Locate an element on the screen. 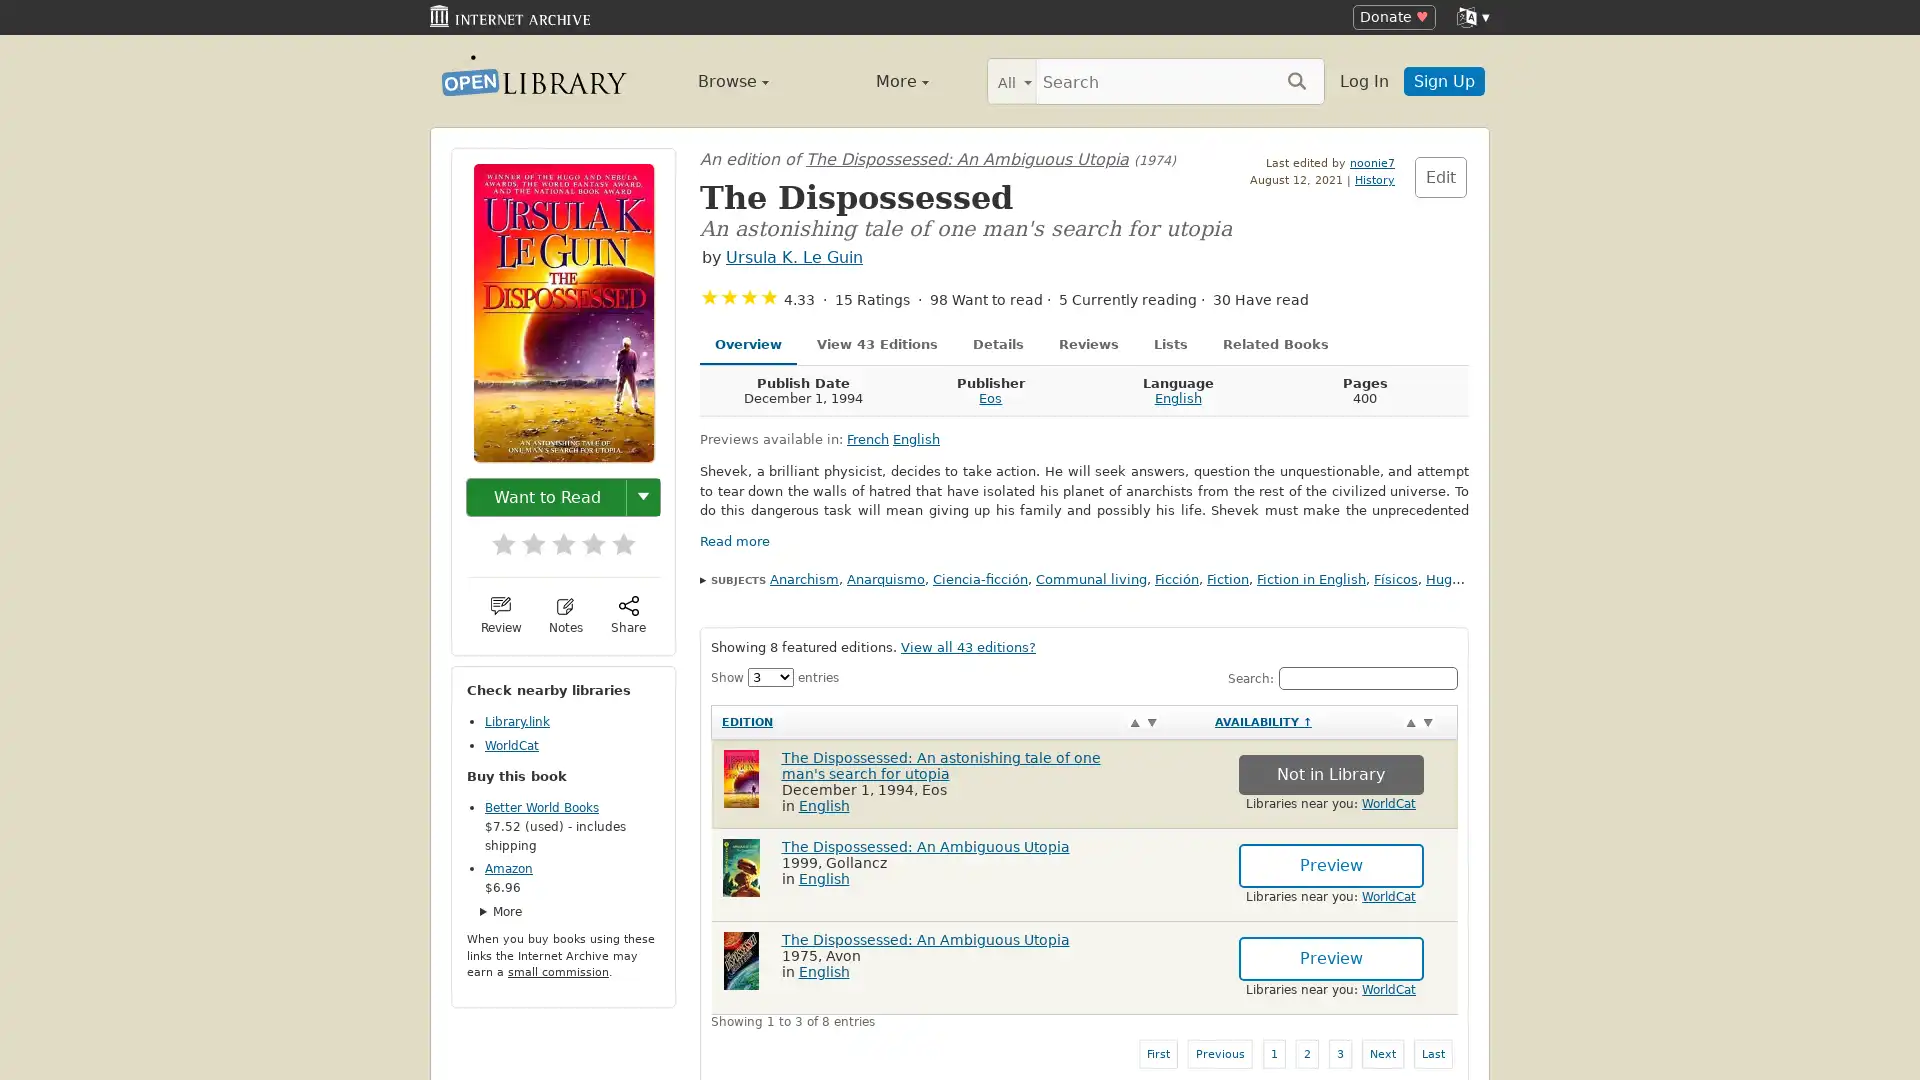 This screenshot has height=1080, width=1920. 3 is located at coordinates (553, 536).